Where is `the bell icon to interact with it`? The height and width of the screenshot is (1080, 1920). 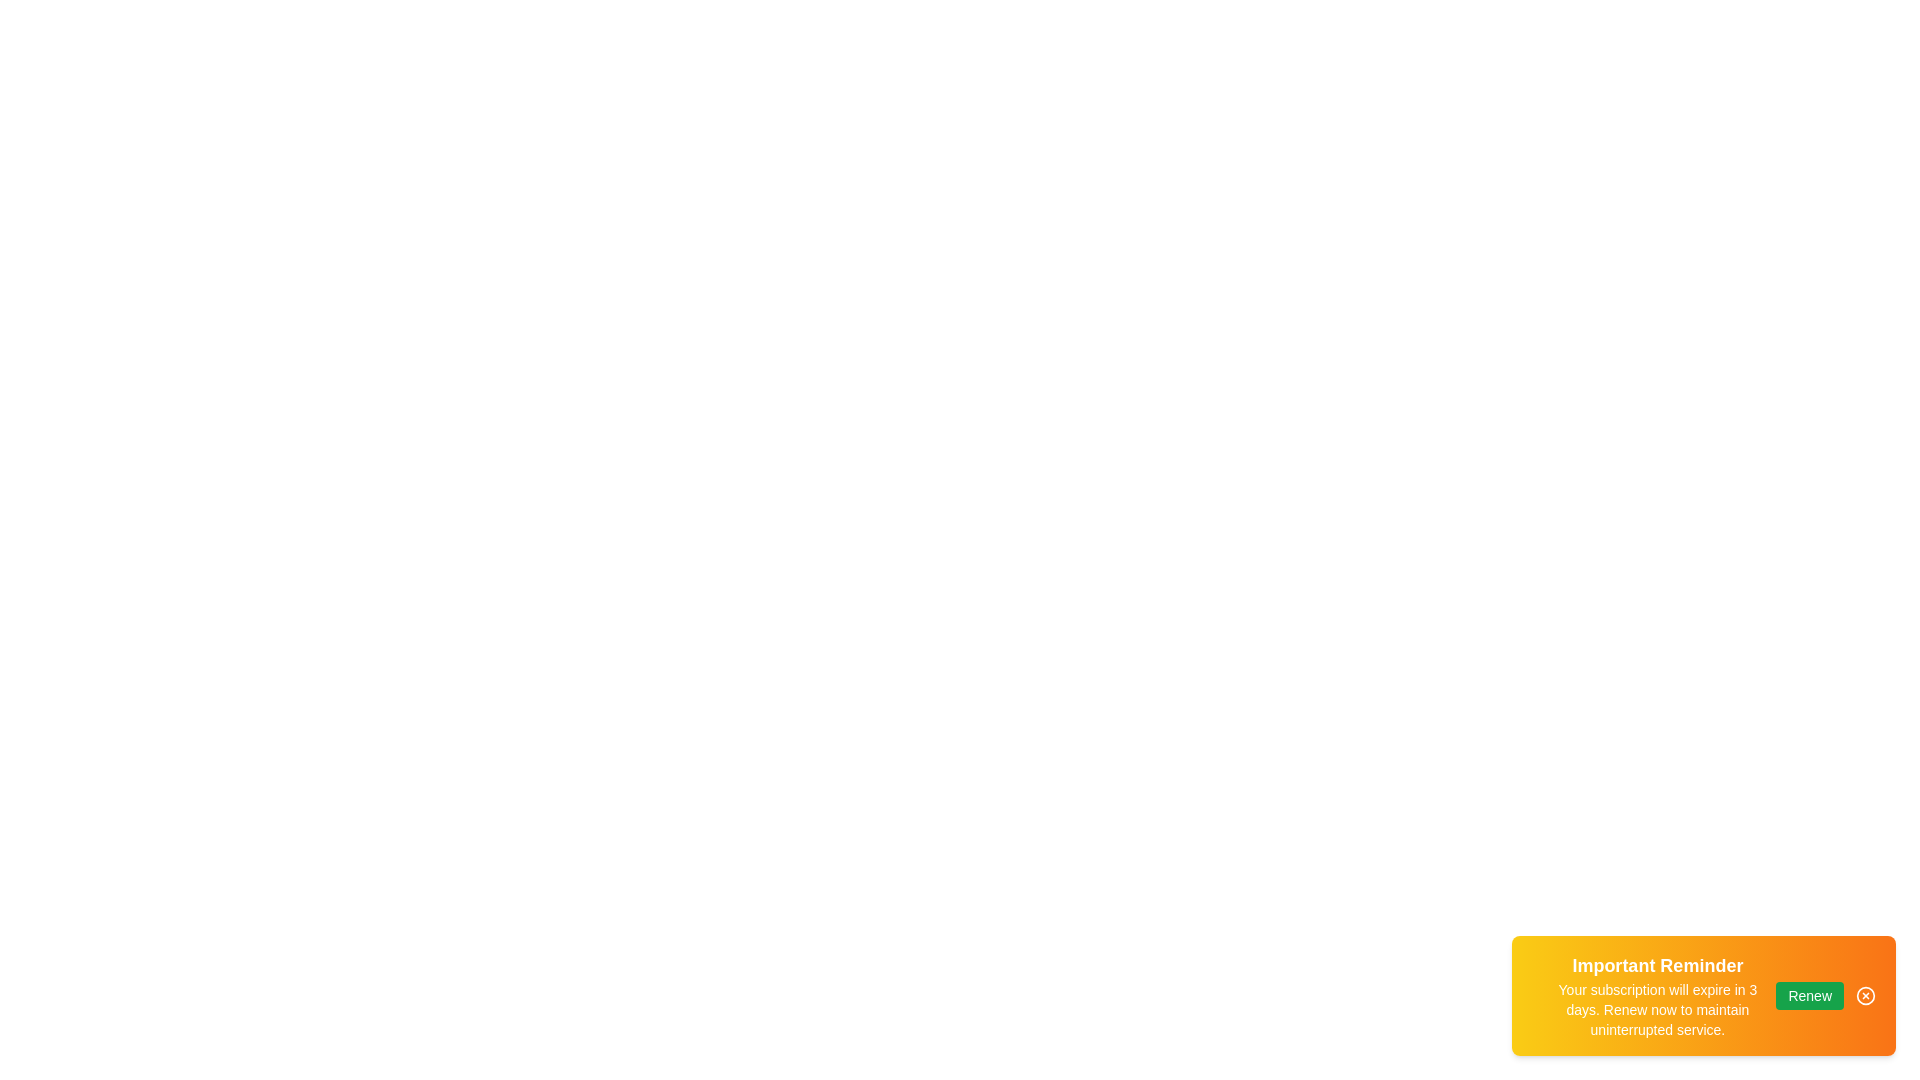 the bell icon to interact with it is located at coordinates (1532, 995).